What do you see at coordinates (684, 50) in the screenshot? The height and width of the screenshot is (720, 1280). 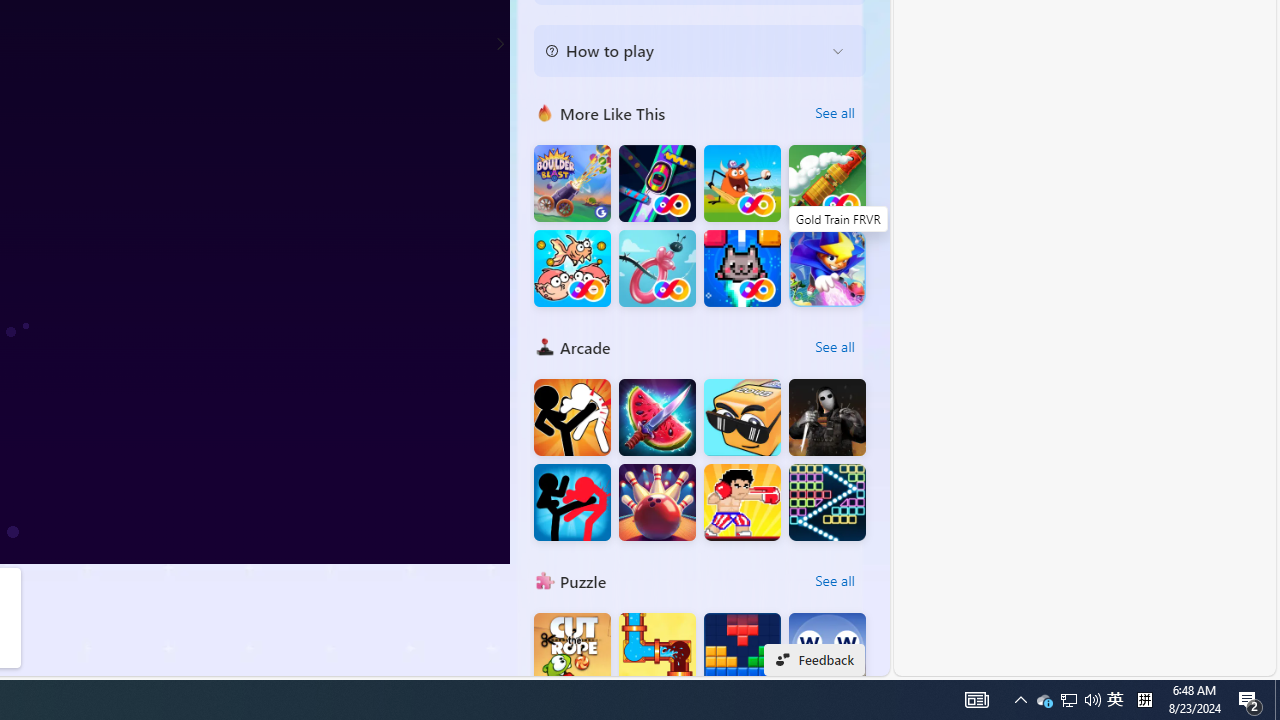 I see `'How to play'` at bounding box center [684, 50].